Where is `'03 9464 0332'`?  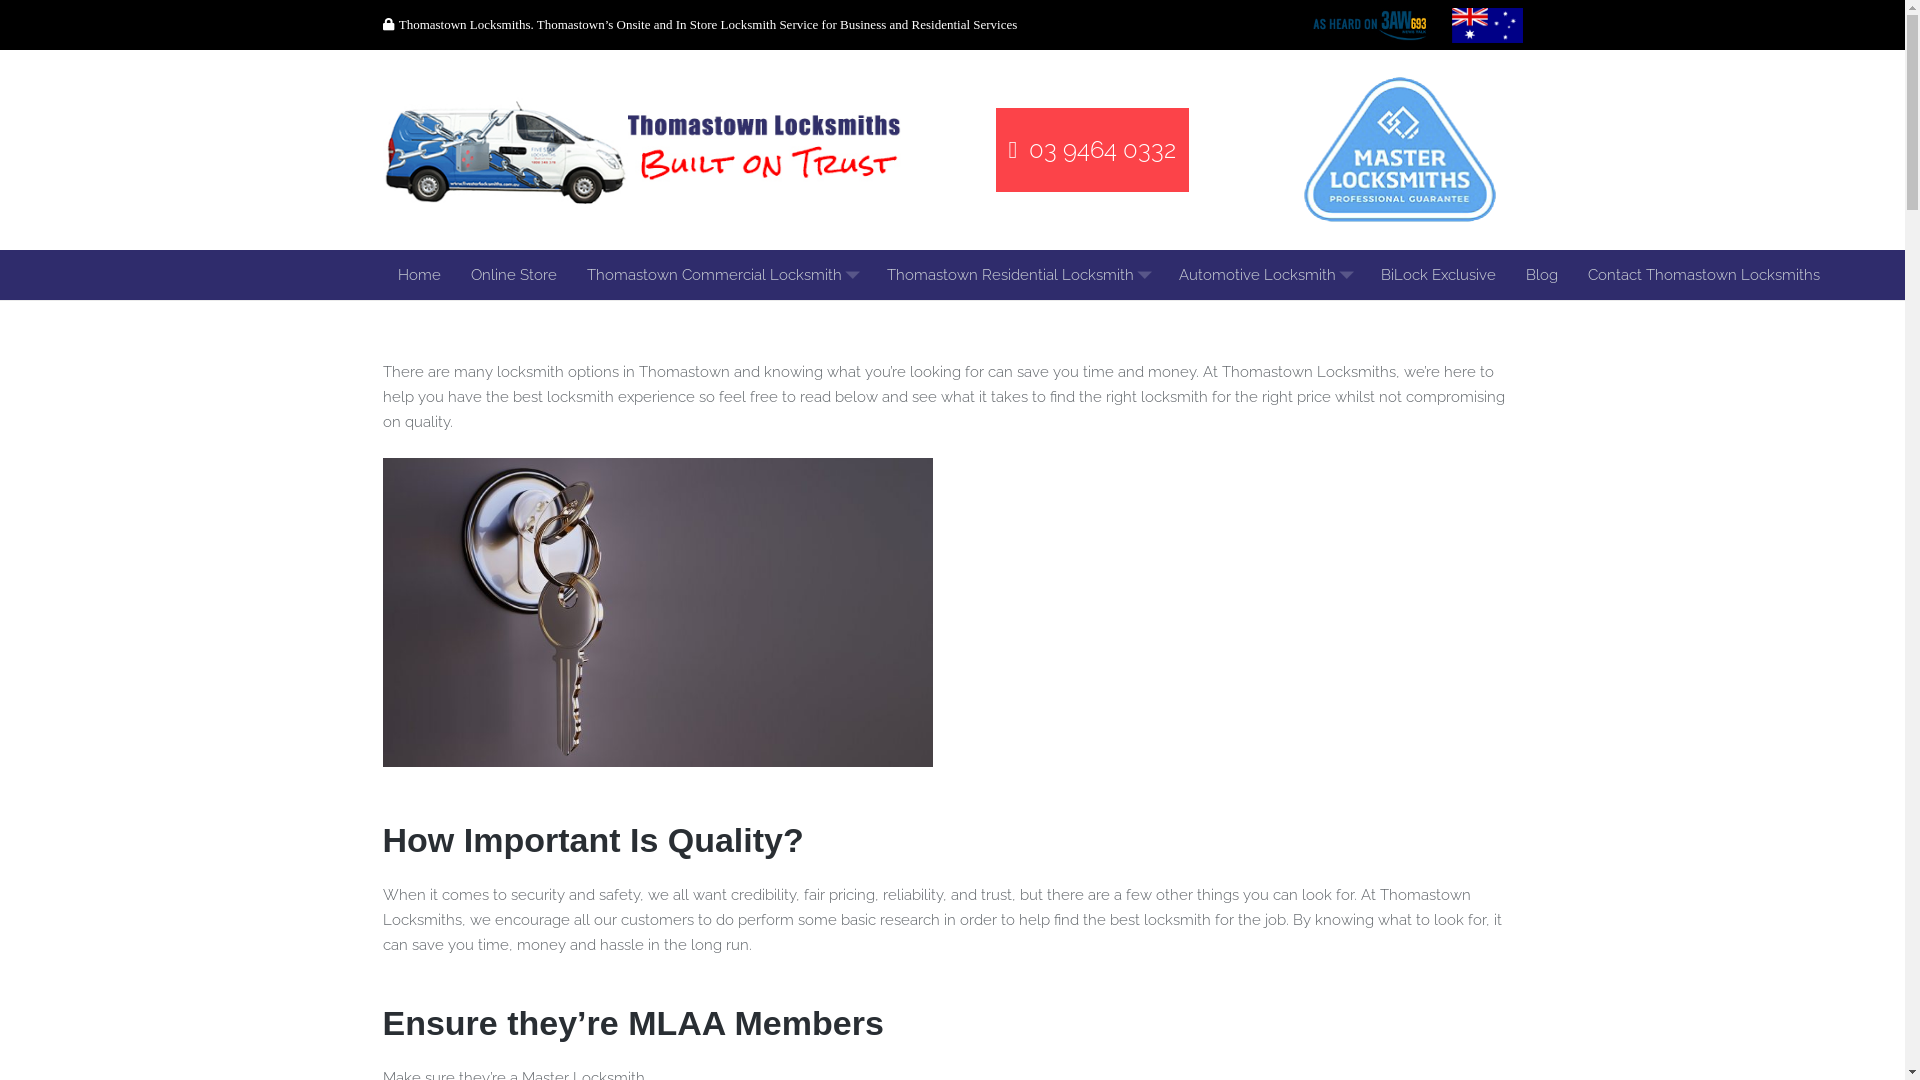
'03 9464 0332' is located at coordinates (996, 149).